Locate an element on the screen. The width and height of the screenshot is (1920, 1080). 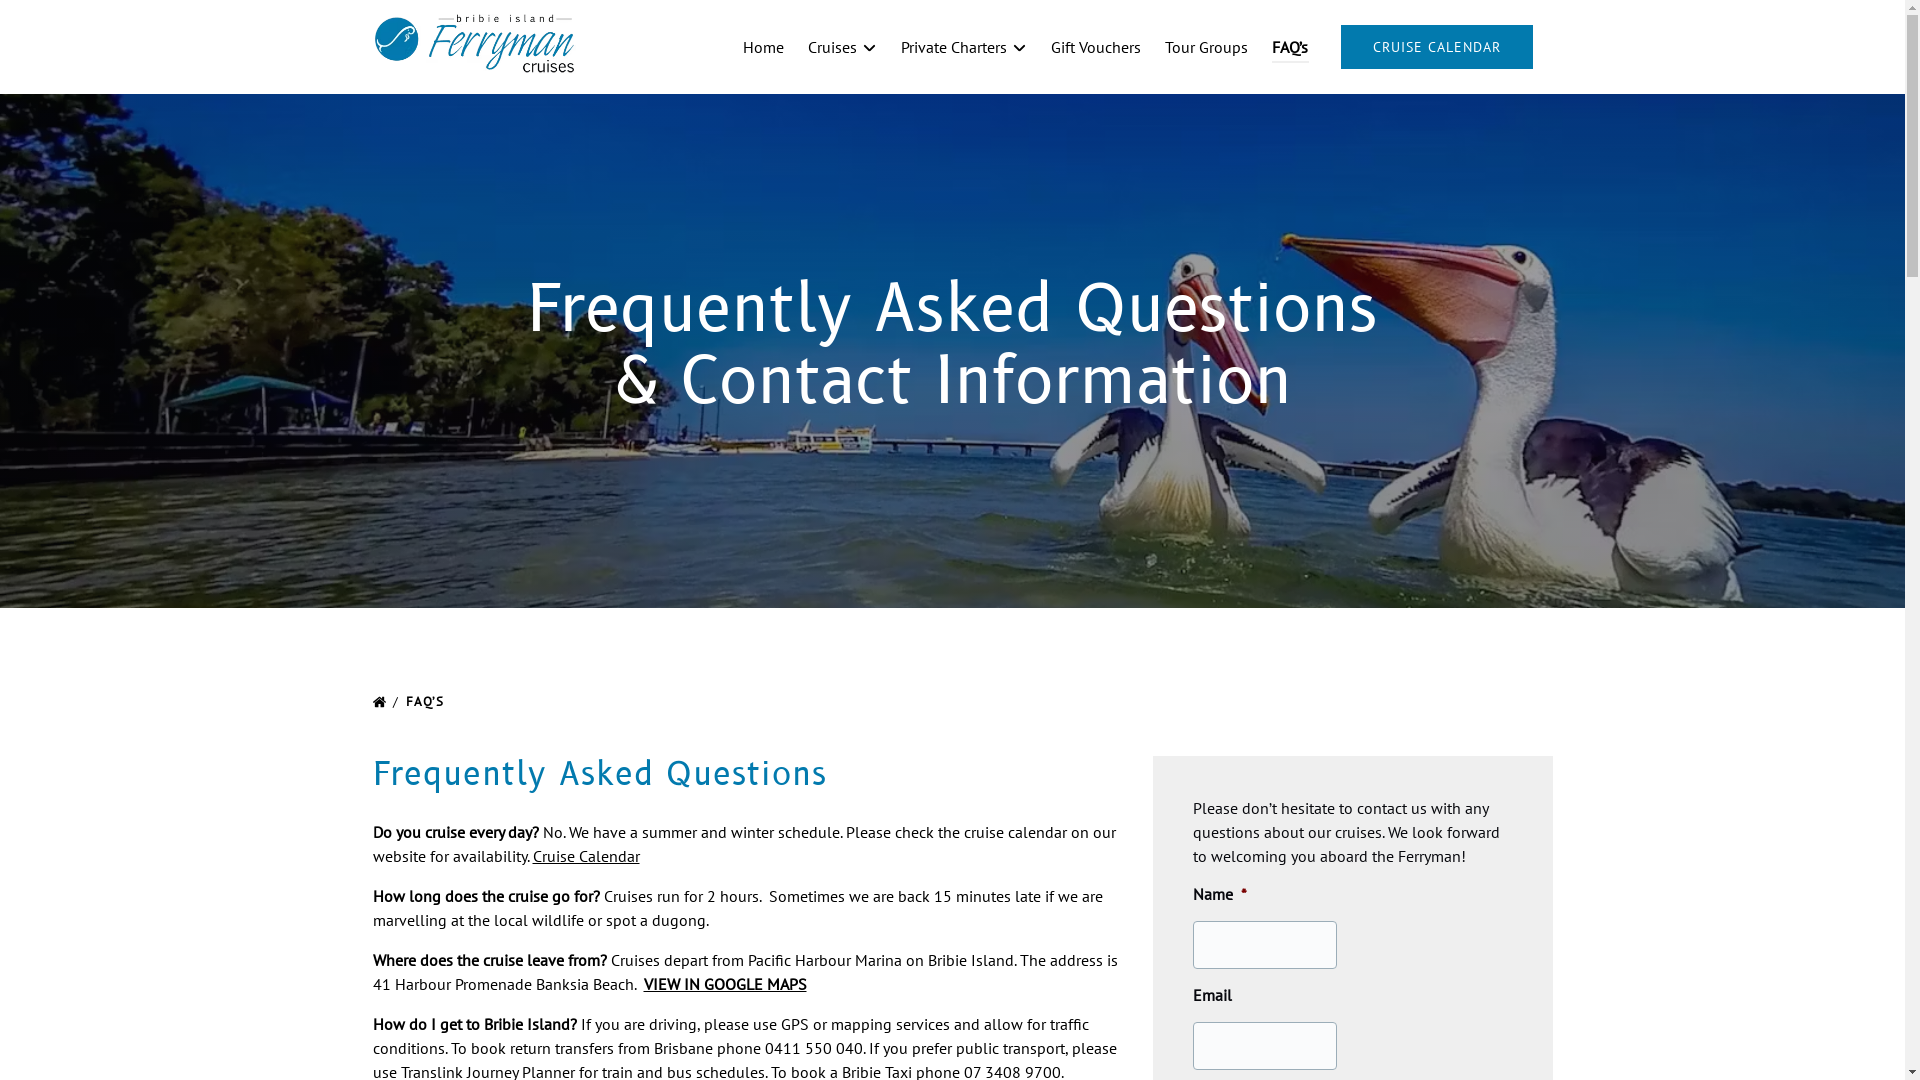
'Private Charters' is located at coordinates (887, 45).